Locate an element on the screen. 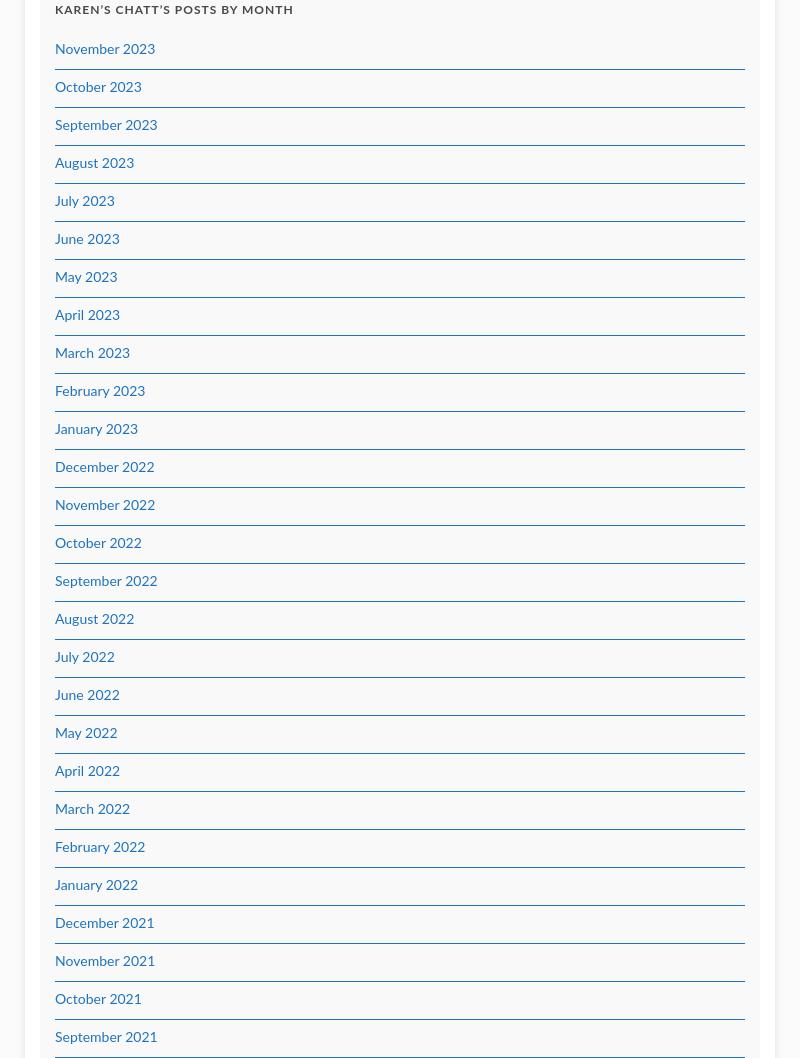  'Karen’s Chatt’s Posts by Month' is located at coordinates (54, 10).